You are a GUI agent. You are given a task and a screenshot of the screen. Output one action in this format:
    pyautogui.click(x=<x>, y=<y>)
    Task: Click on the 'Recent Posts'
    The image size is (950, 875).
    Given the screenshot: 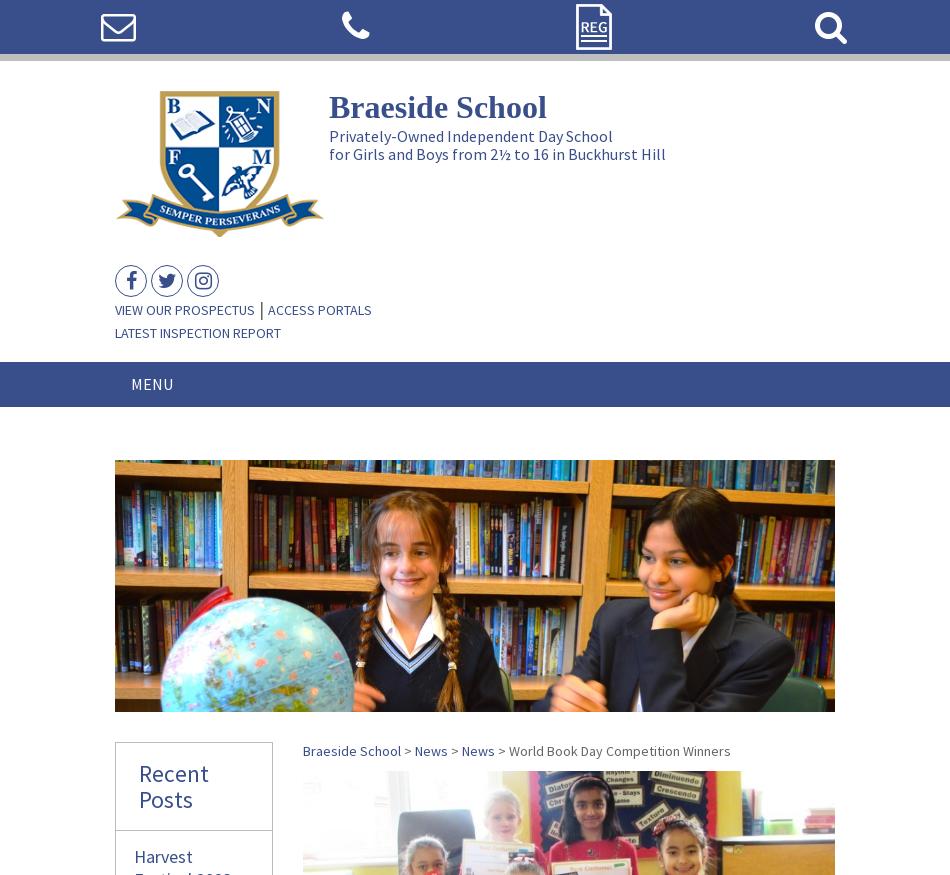 What is the action you would take?
    pyautogui.click(x=138, y=785)
    